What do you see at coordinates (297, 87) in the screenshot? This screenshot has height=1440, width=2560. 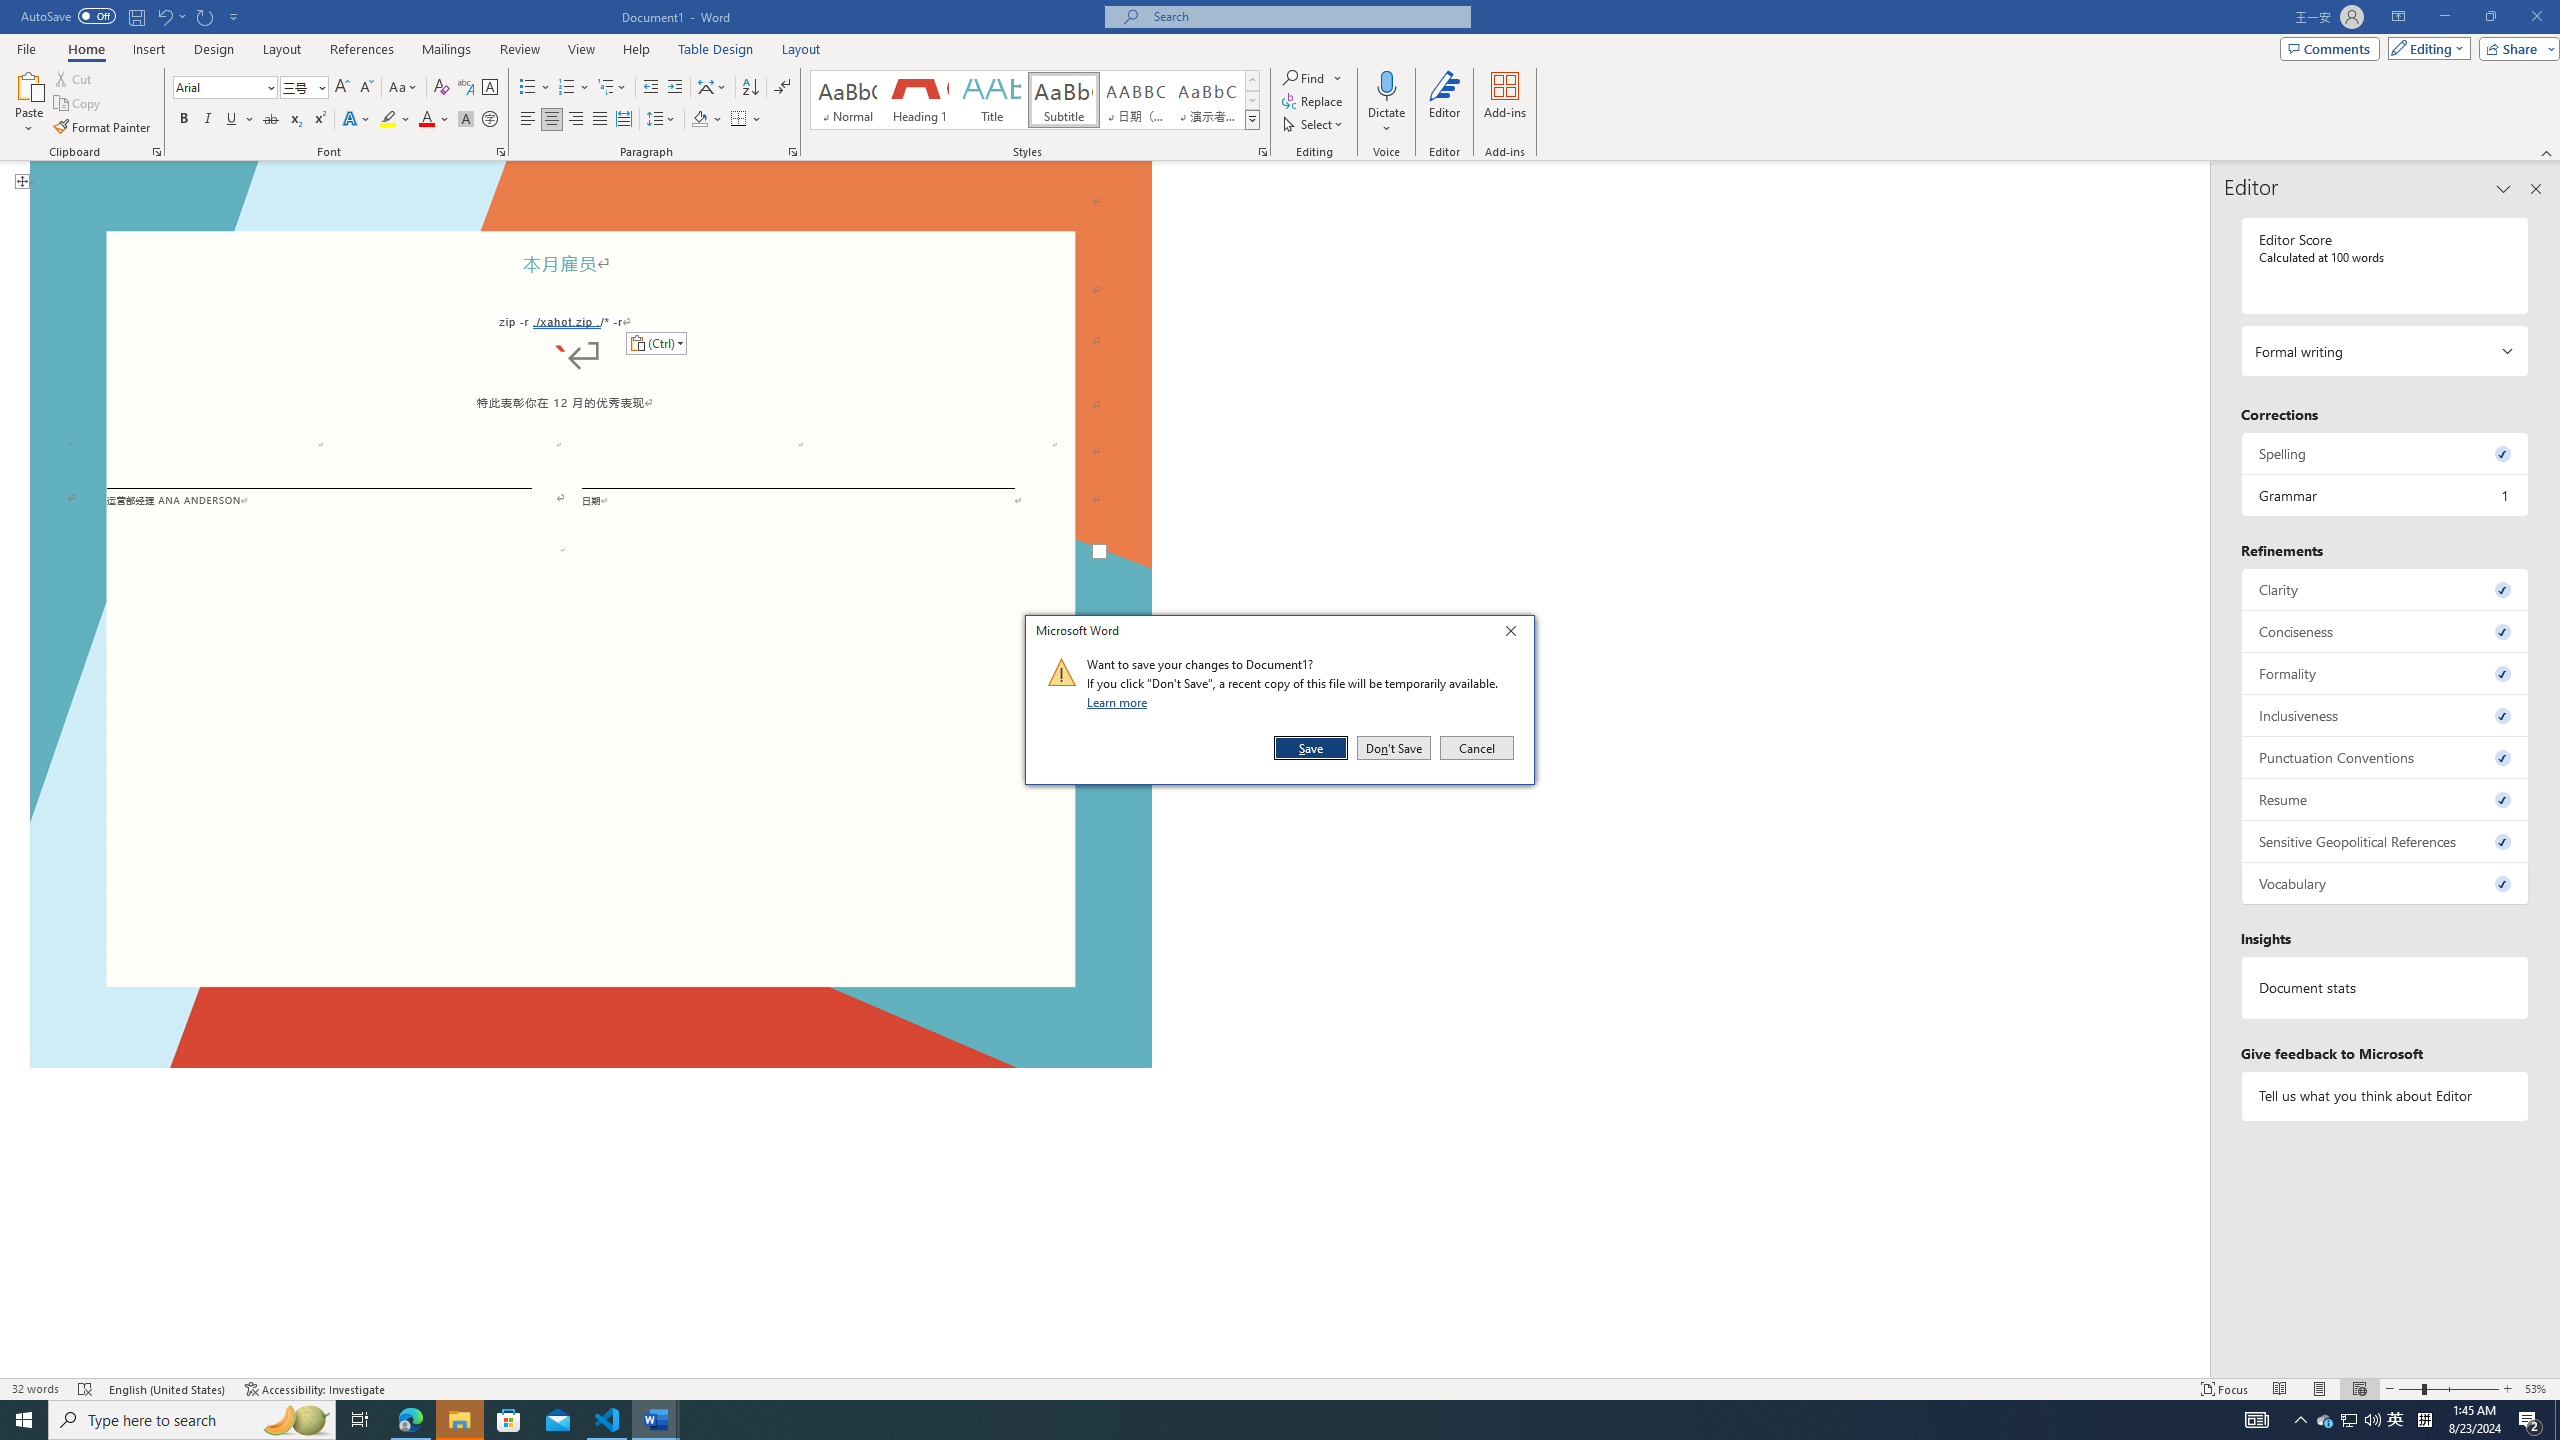 I see `'Font Size'` at bounding box center [297, 87].